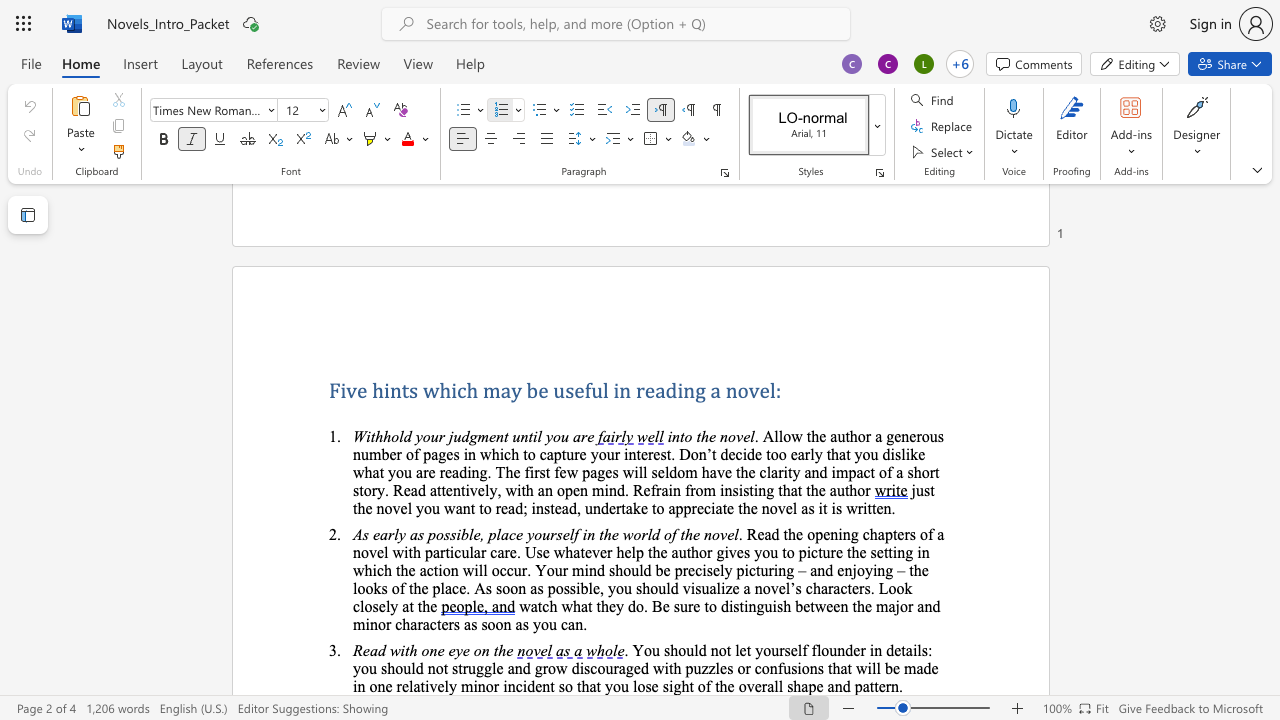  I want to click on the space between the continuous character "a" and "i" in the text, so click(911, 650).